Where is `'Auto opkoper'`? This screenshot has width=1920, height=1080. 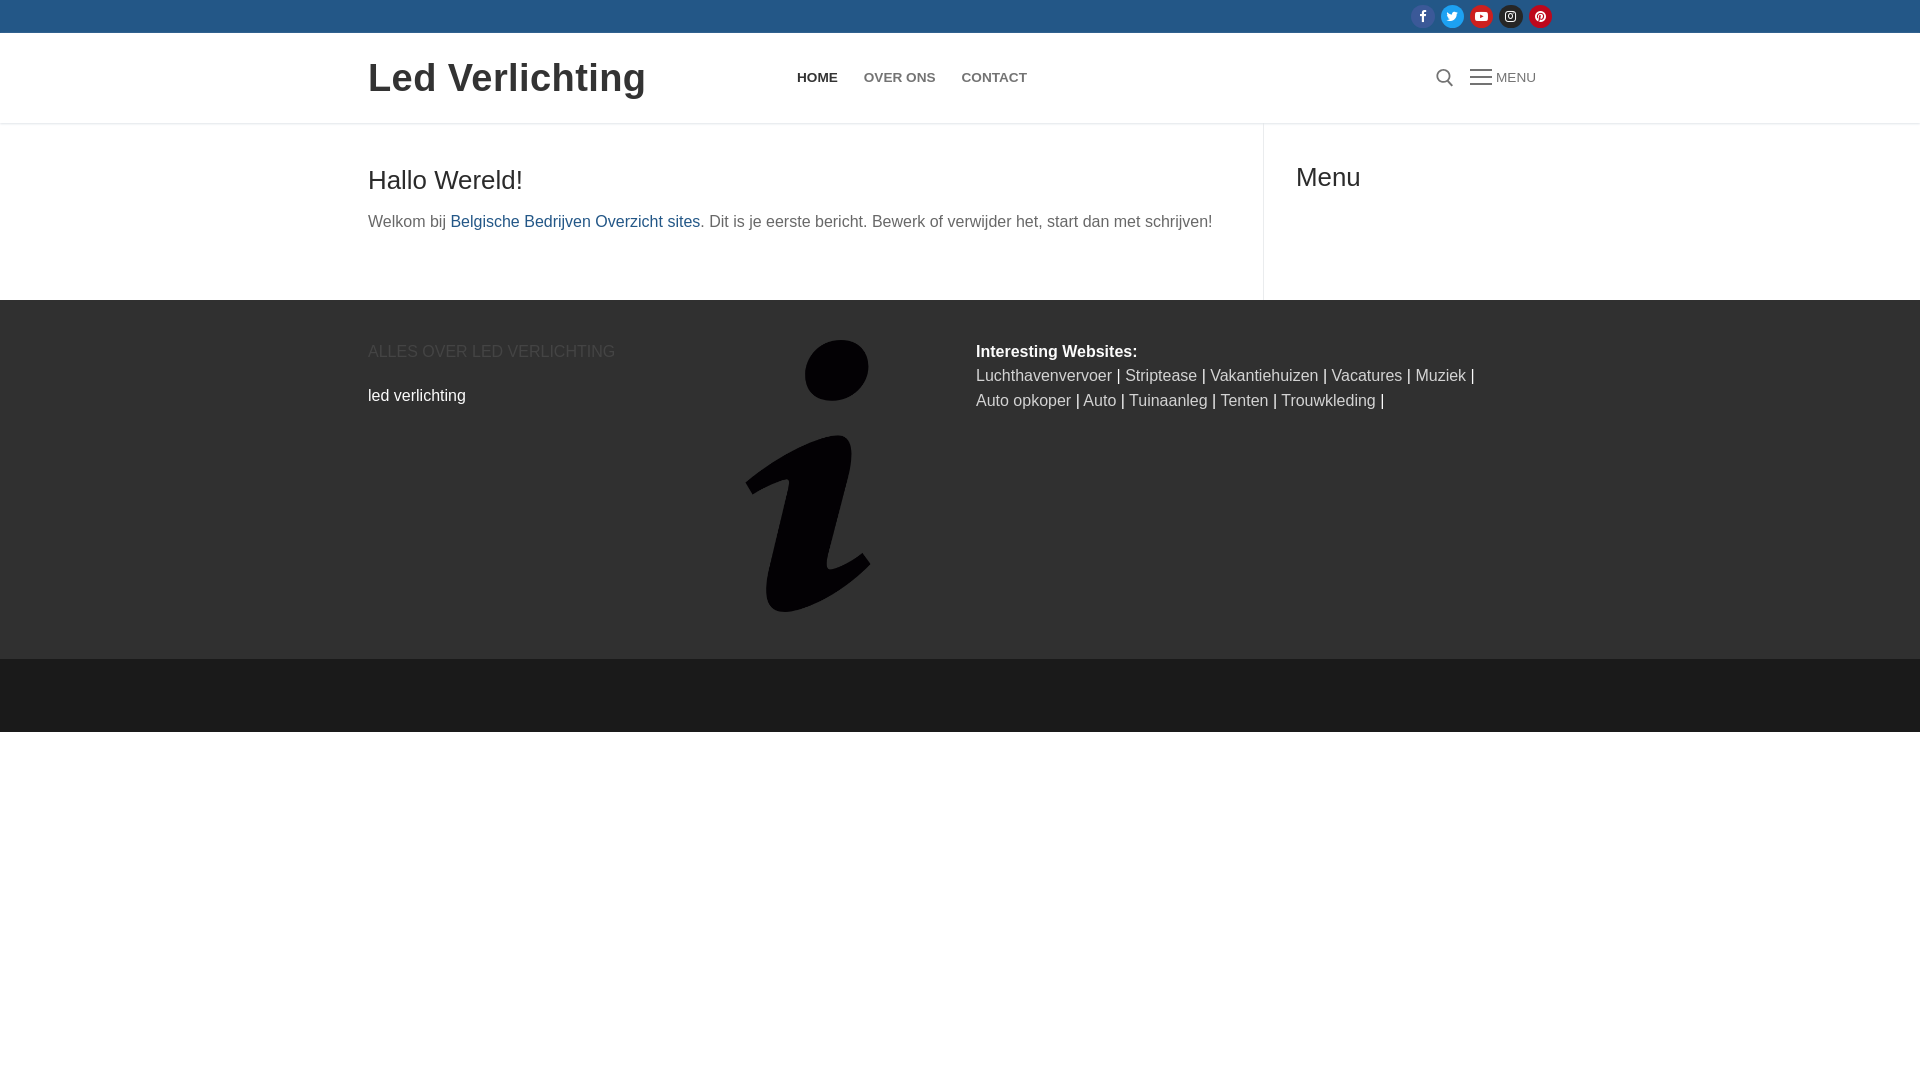 'Auto opkoper' is located at coordinates (1023, 400).